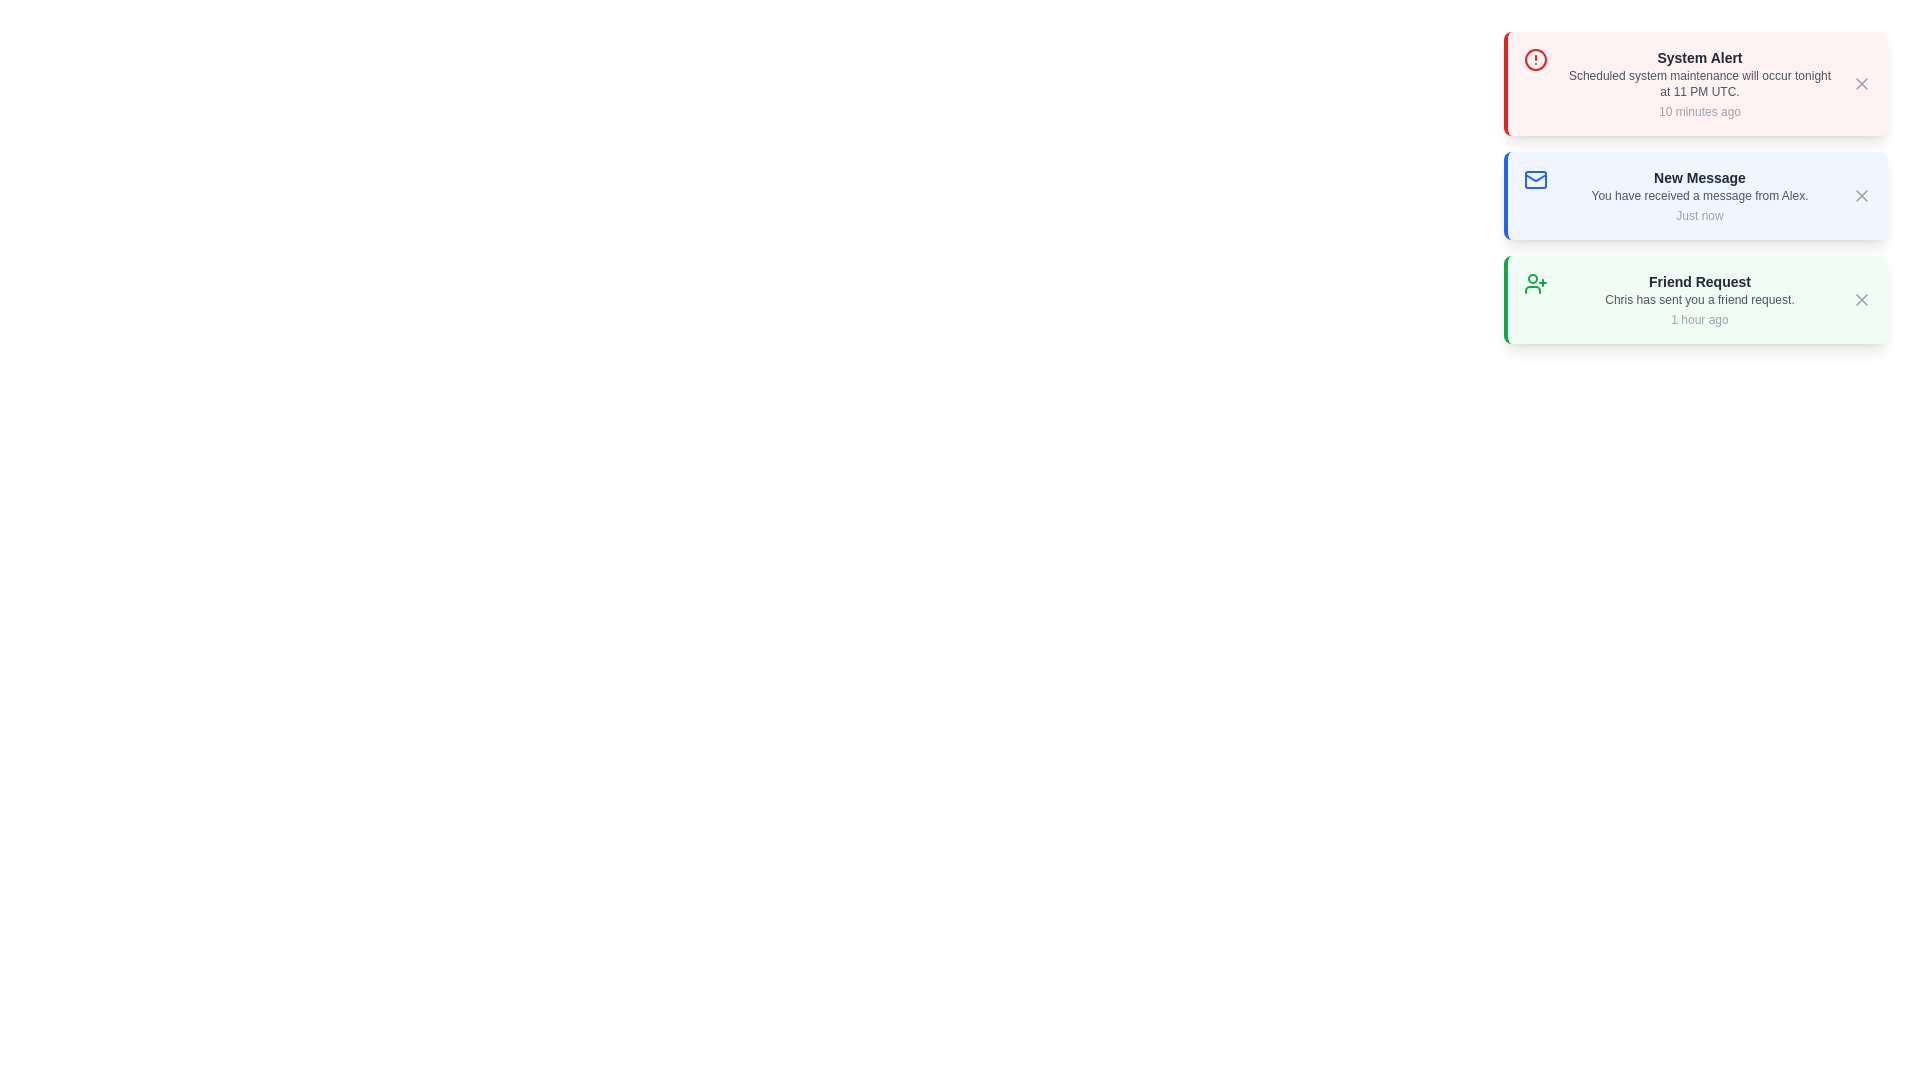 This screenshot has width=1920, height=1080. I want to click on the timestamp text label located at the bottom of the blue notification card labeled 'New Message', which indicates when the associated message was received, so click(1698, 216).